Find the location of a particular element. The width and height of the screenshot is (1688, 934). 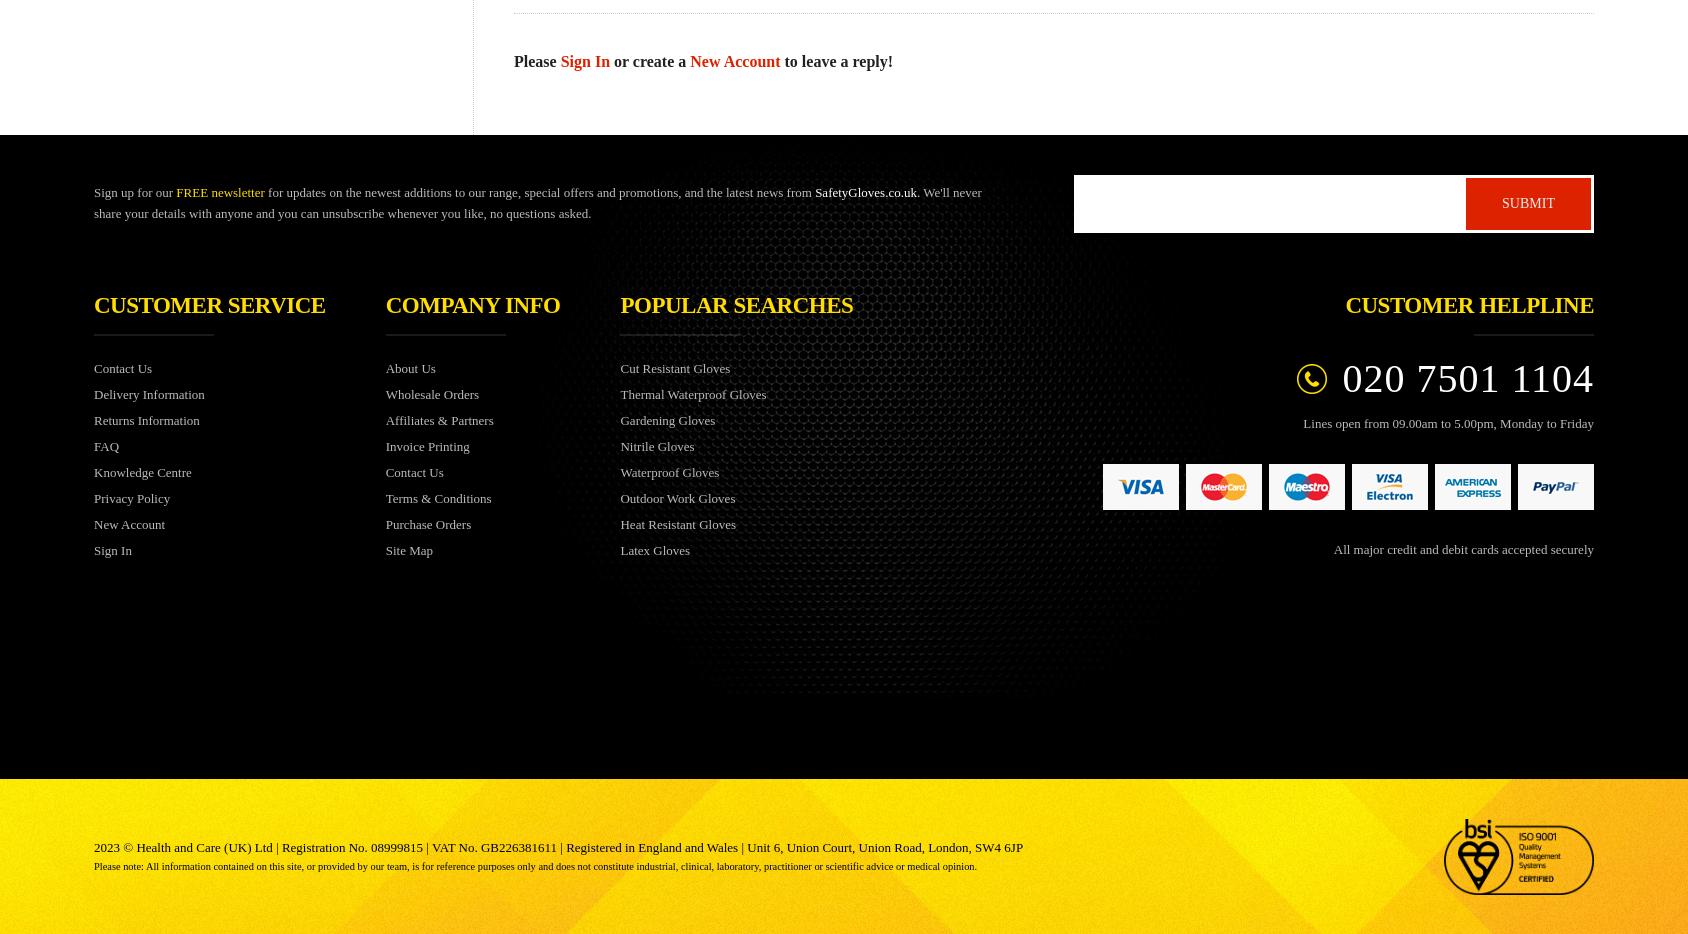

'All major credit and debit cards accepted securely' is located at coordinates (1463, 549).